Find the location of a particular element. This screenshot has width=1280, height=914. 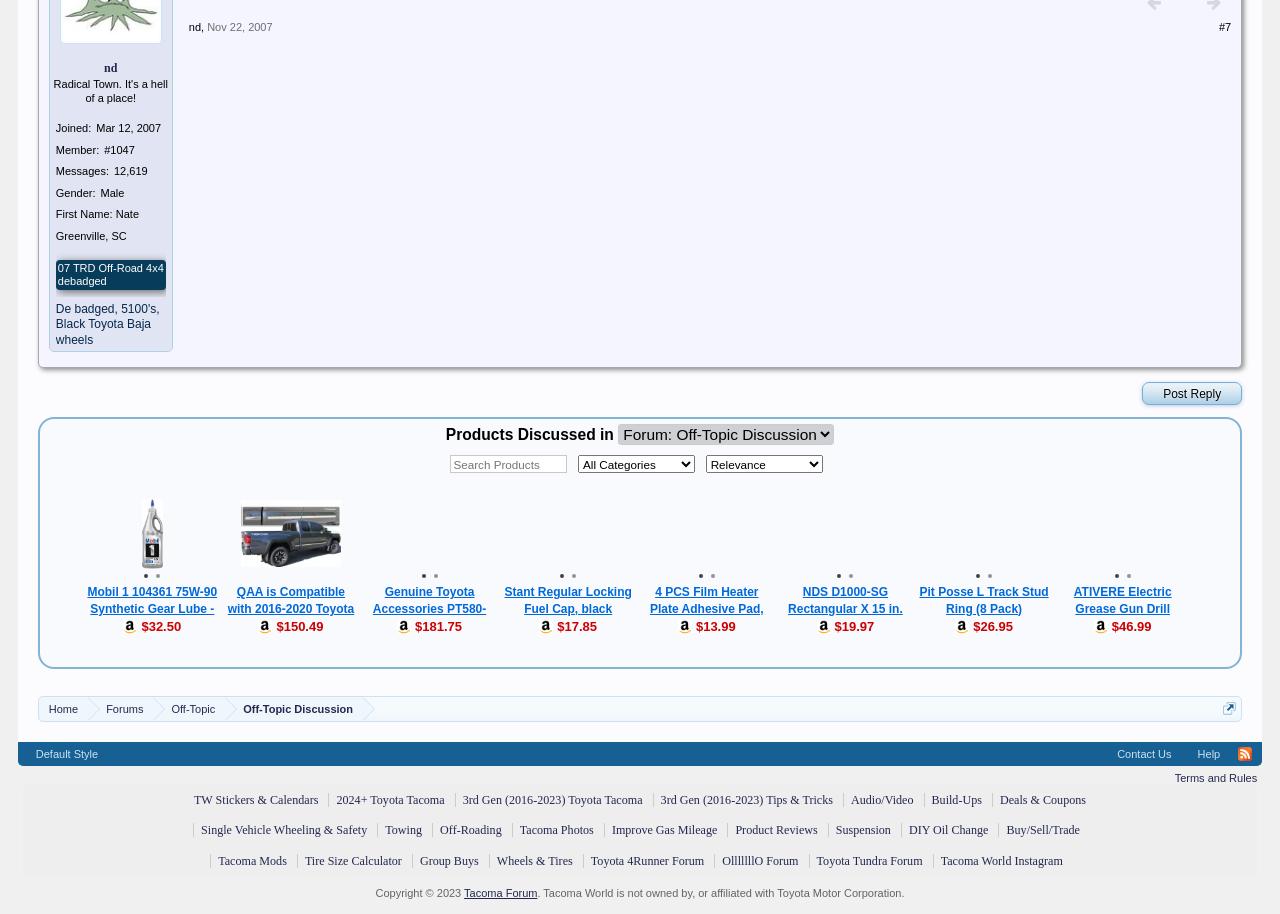

'Mar 12, 2007' is located at coordinates (127, 127).